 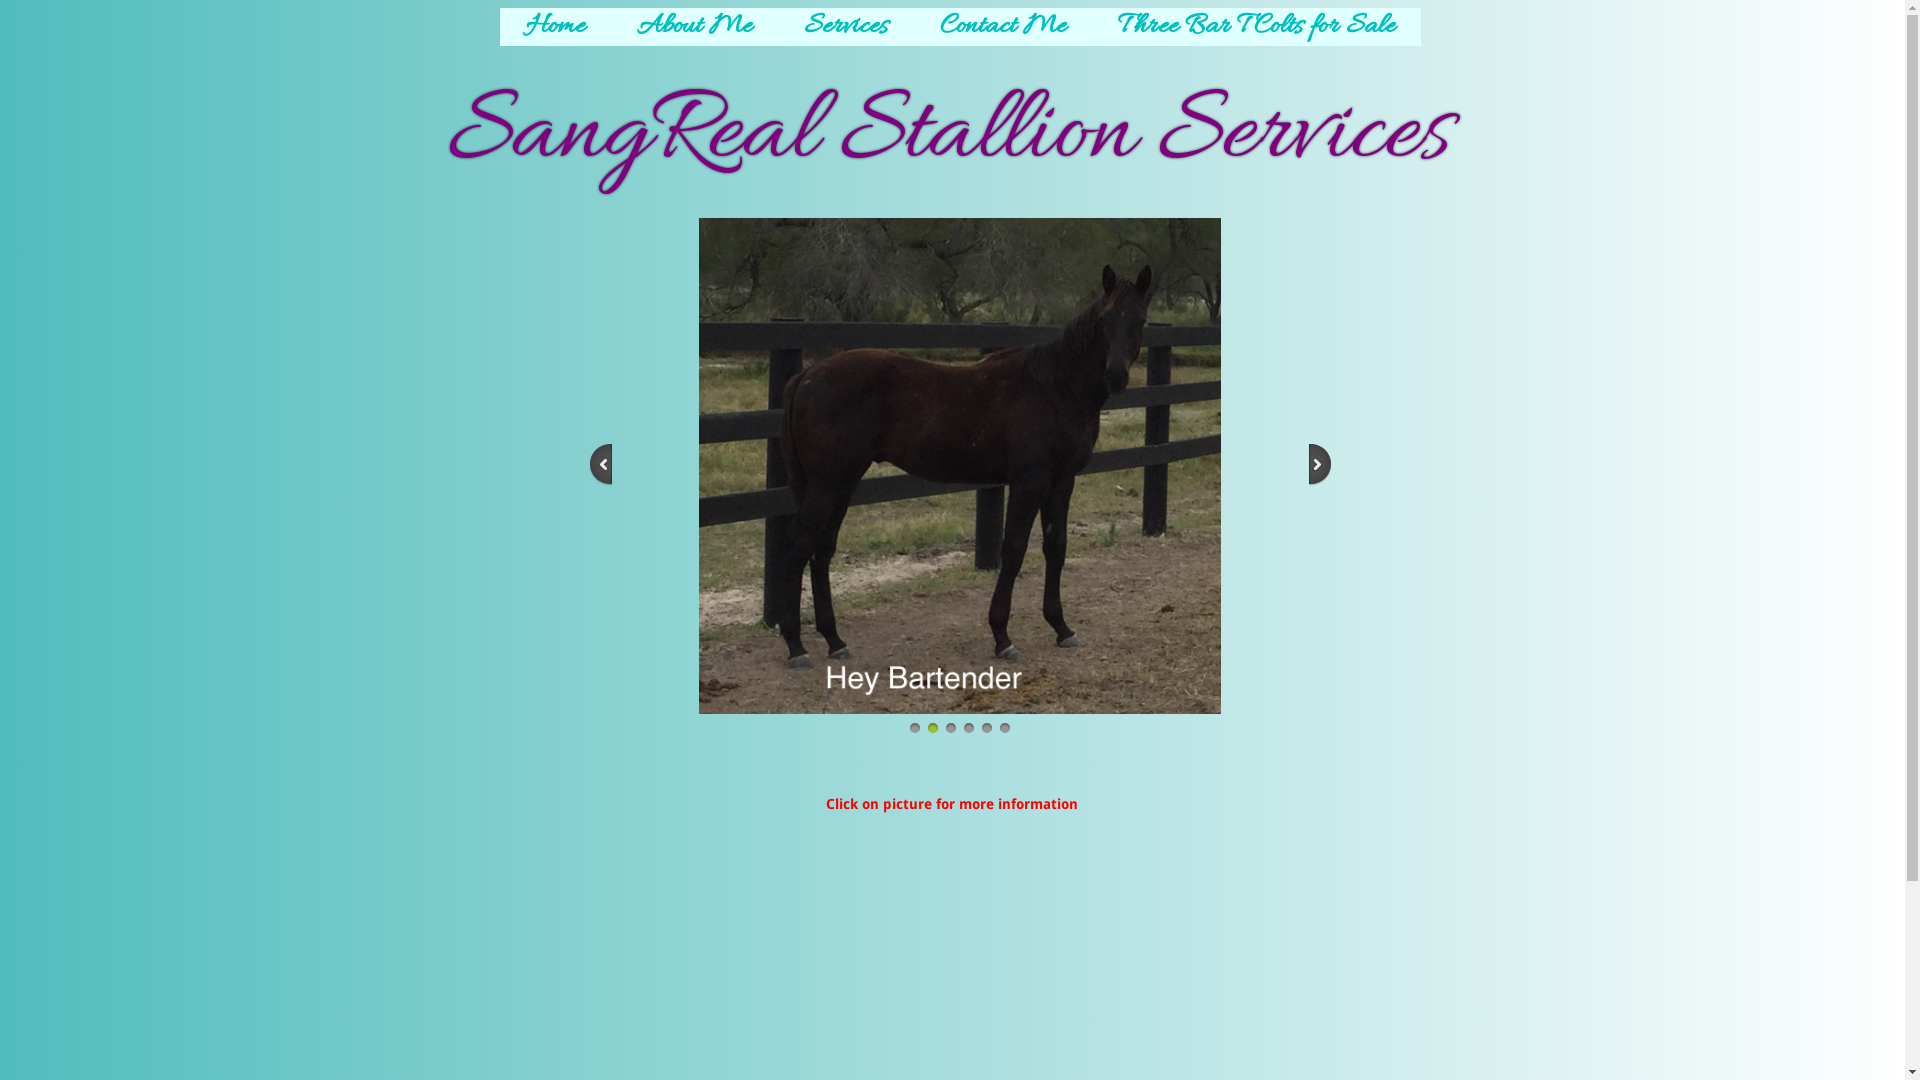 What do you see at coordinates (845, 27) in the screenshot?
I see `'Services'` at bounding box center [845, 27].